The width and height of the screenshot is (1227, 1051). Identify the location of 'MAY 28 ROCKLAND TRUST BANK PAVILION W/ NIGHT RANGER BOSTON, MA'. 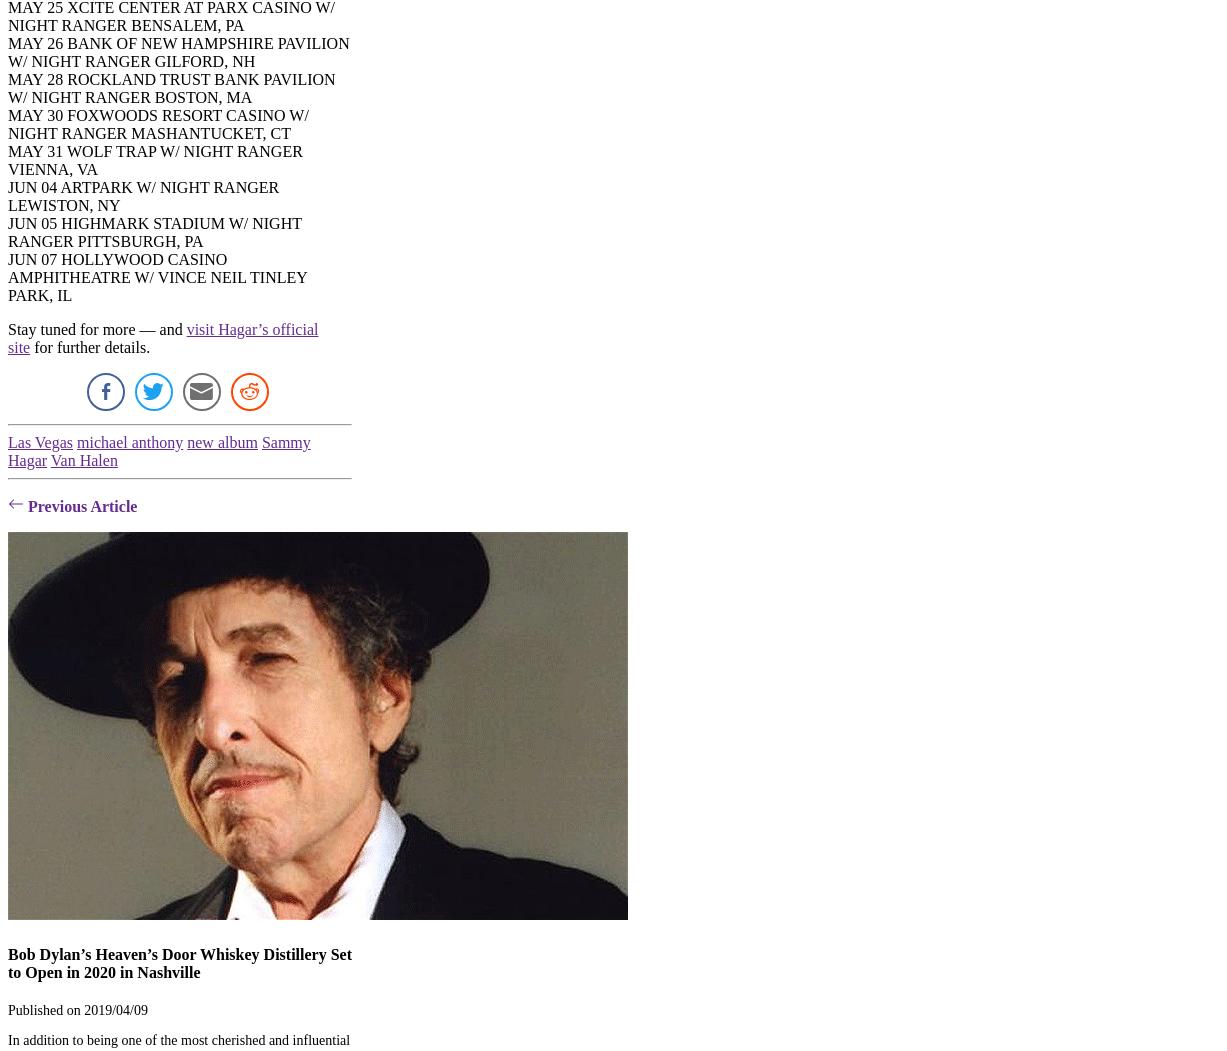
(170, 88).